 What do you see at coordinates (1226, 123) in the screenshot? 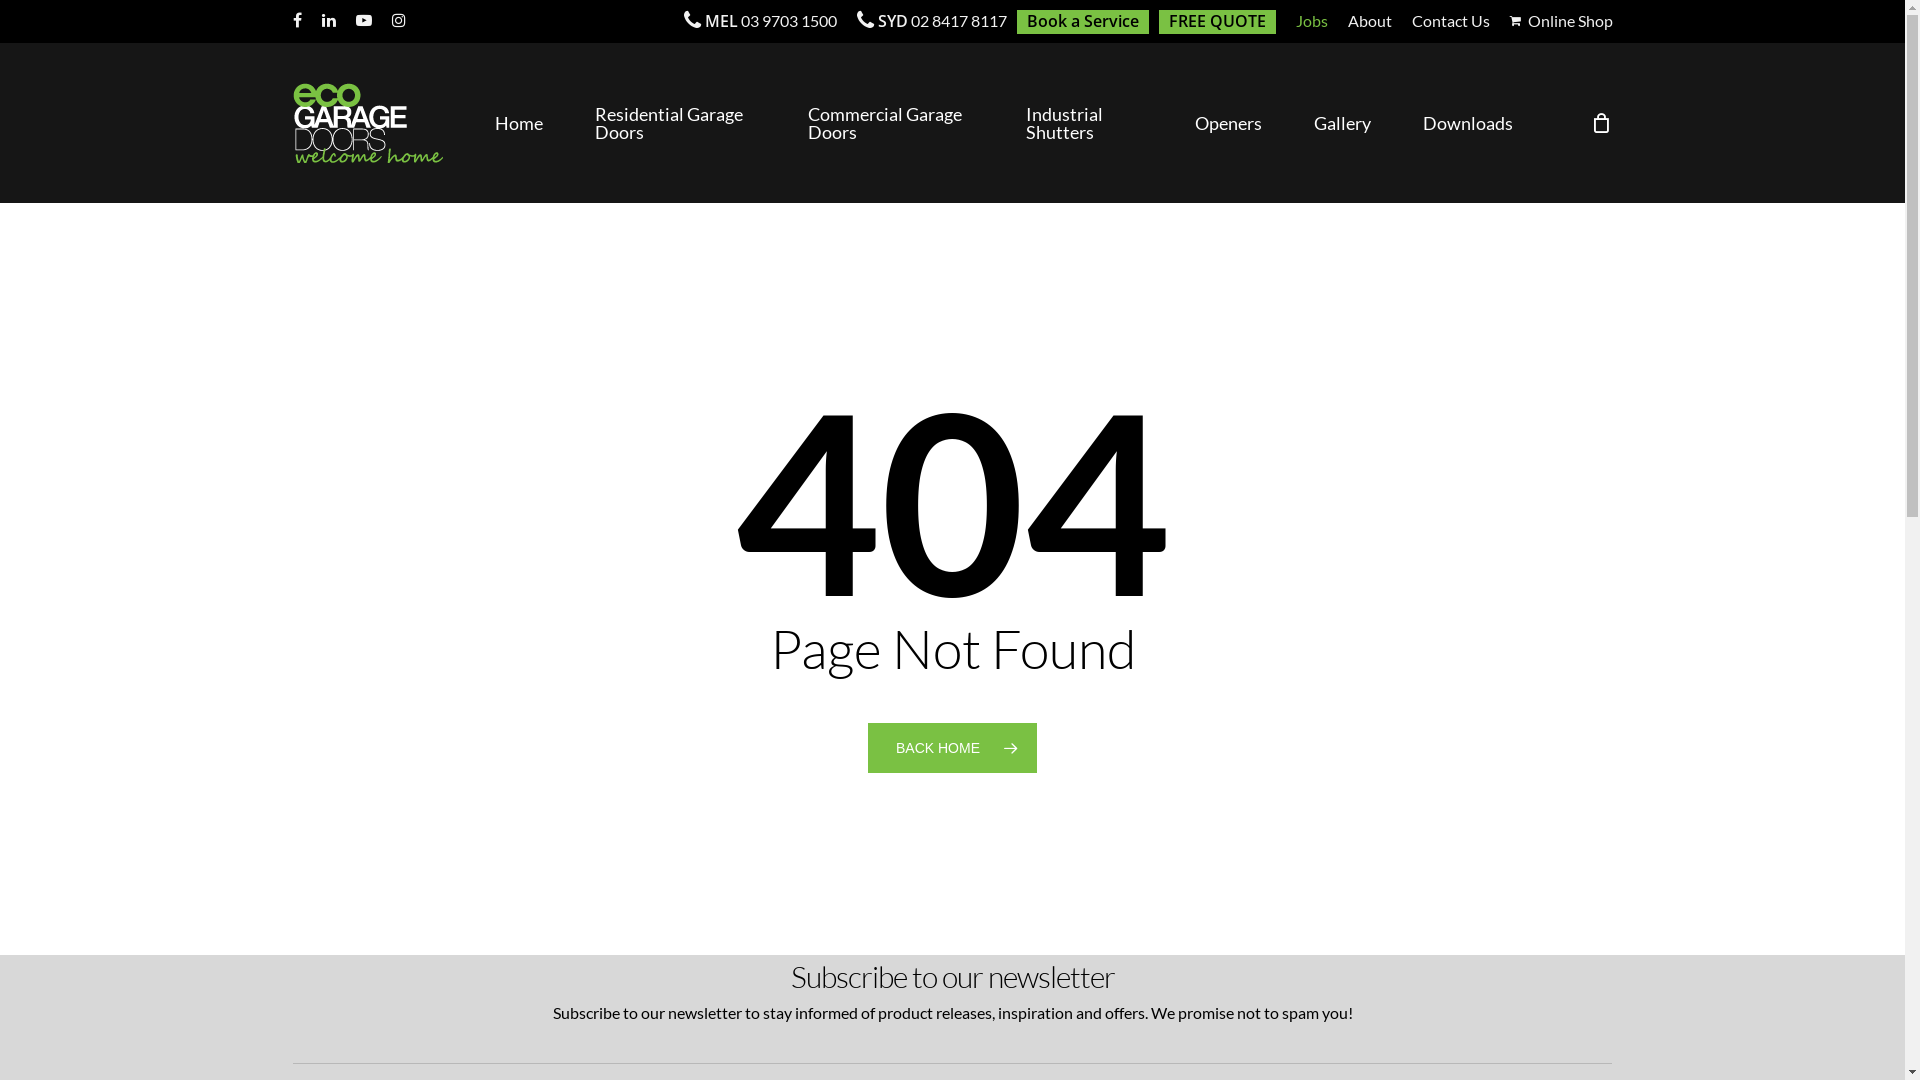
I see `'Openers'` at bounding box center [1226, 123].